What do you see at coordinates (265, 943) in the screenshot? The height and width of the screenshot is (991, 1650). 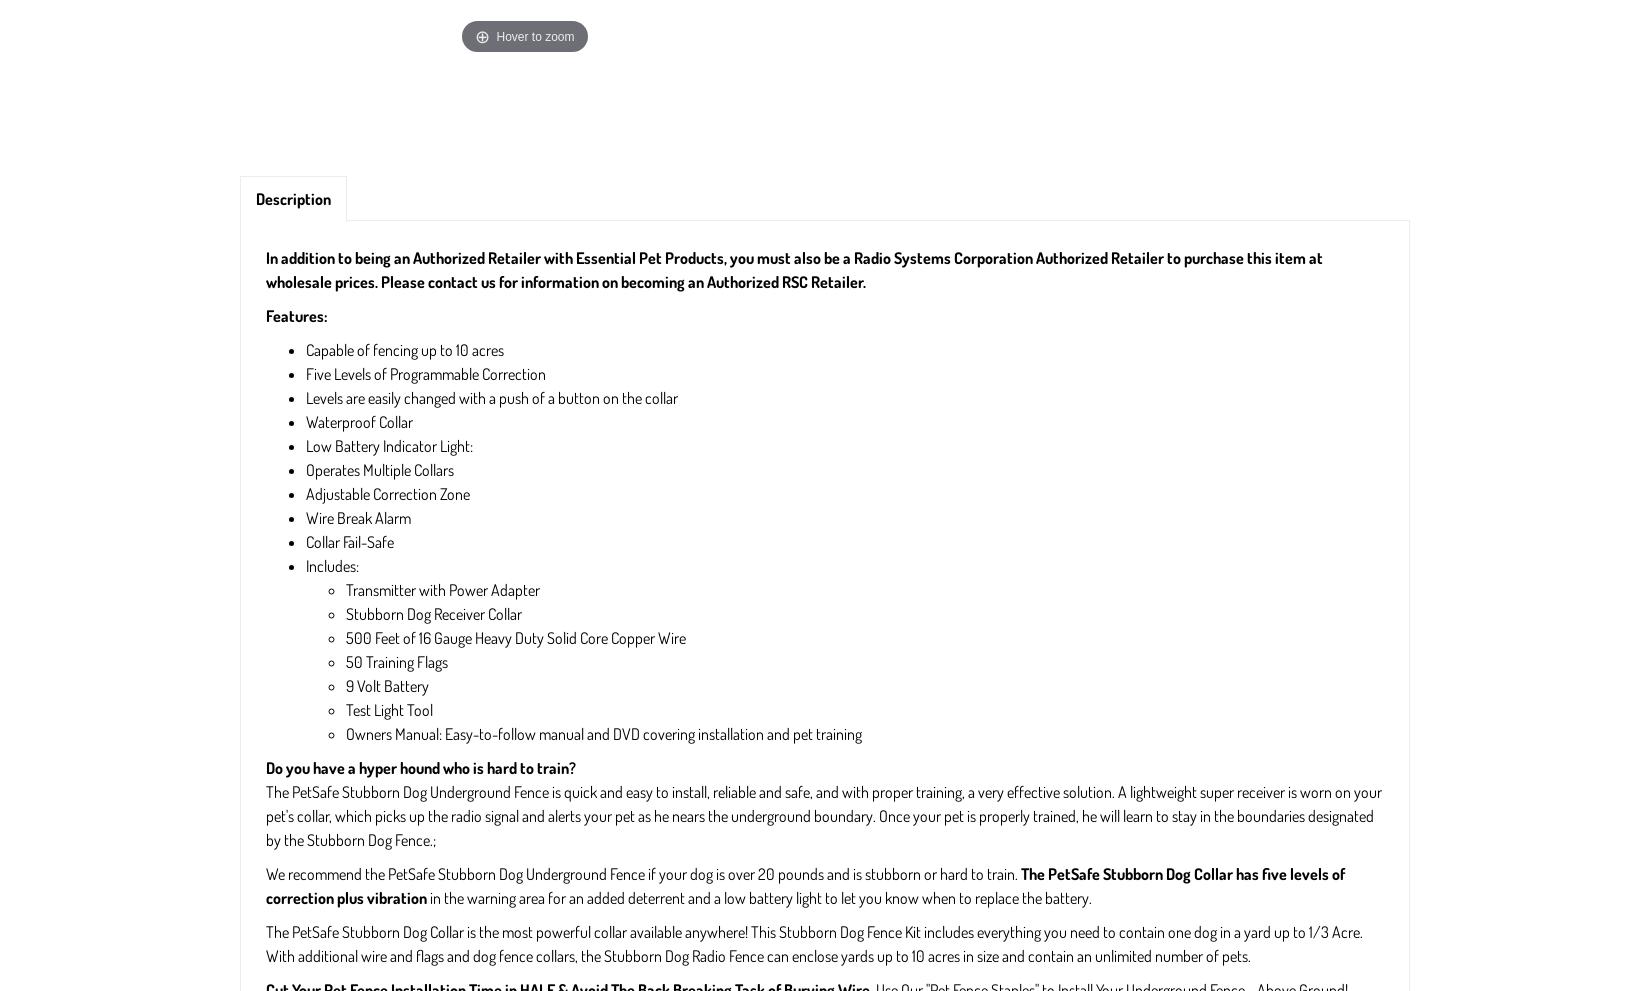 I see `'The PetSafe Stubborn Dog Collar is the most powerful collar available anywhere! This Stubborn Dog Fence Kit includes everything you need to contain one dog in a yard up to 1/3 Acre. With additional wire and flags and dog fence collars, the Stubborn Dog Radio Fence can enclose yards up to 10 acres in size and contain an unlimited number of pets.'` at bounding box center [265, 943].